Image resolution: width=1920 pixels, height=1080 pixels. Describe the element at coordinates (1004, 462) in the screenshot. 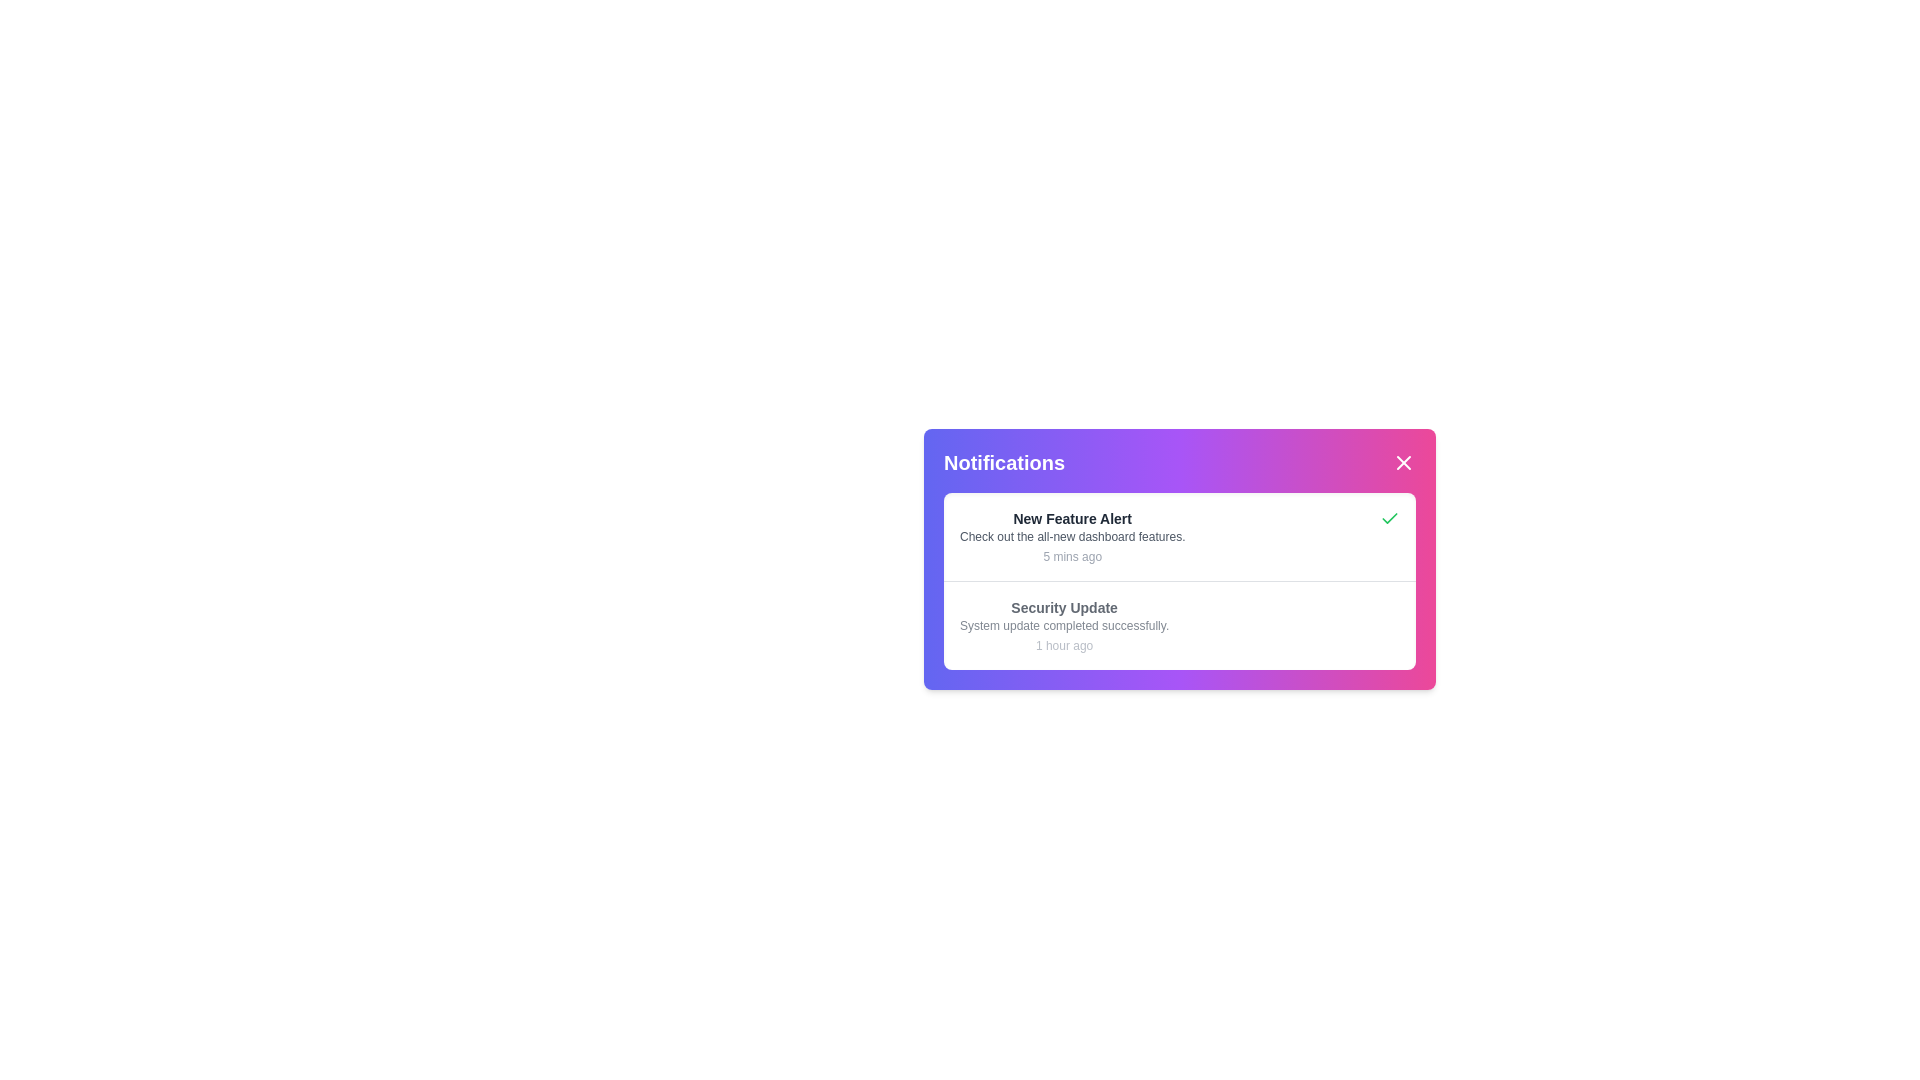

I see `the 'Notifications' text label, which is prominently displayed in bold and large font within the header bar of a notification card interface` at that location.